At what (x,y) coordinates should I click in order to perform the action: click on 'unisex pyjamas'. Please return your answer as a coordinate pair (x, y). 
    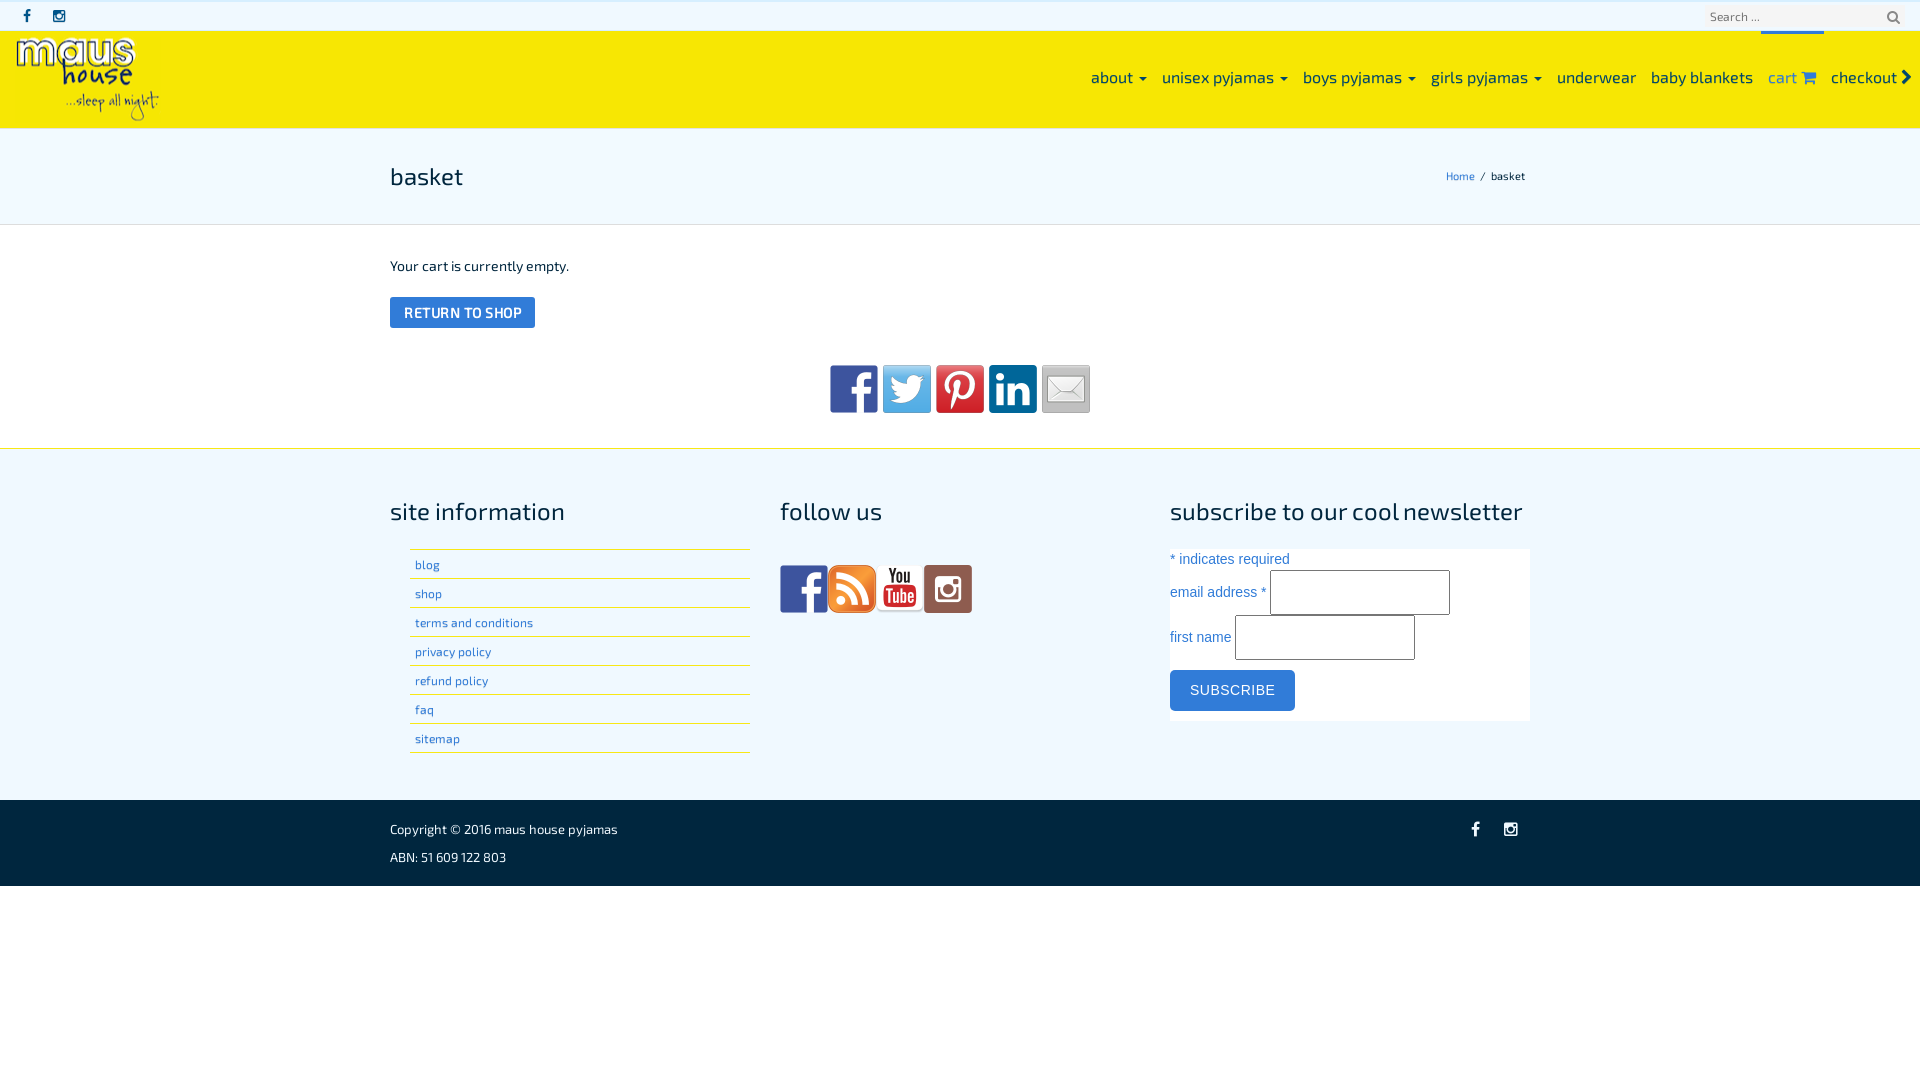
    Looking at the image, I should click on (1155, 75).